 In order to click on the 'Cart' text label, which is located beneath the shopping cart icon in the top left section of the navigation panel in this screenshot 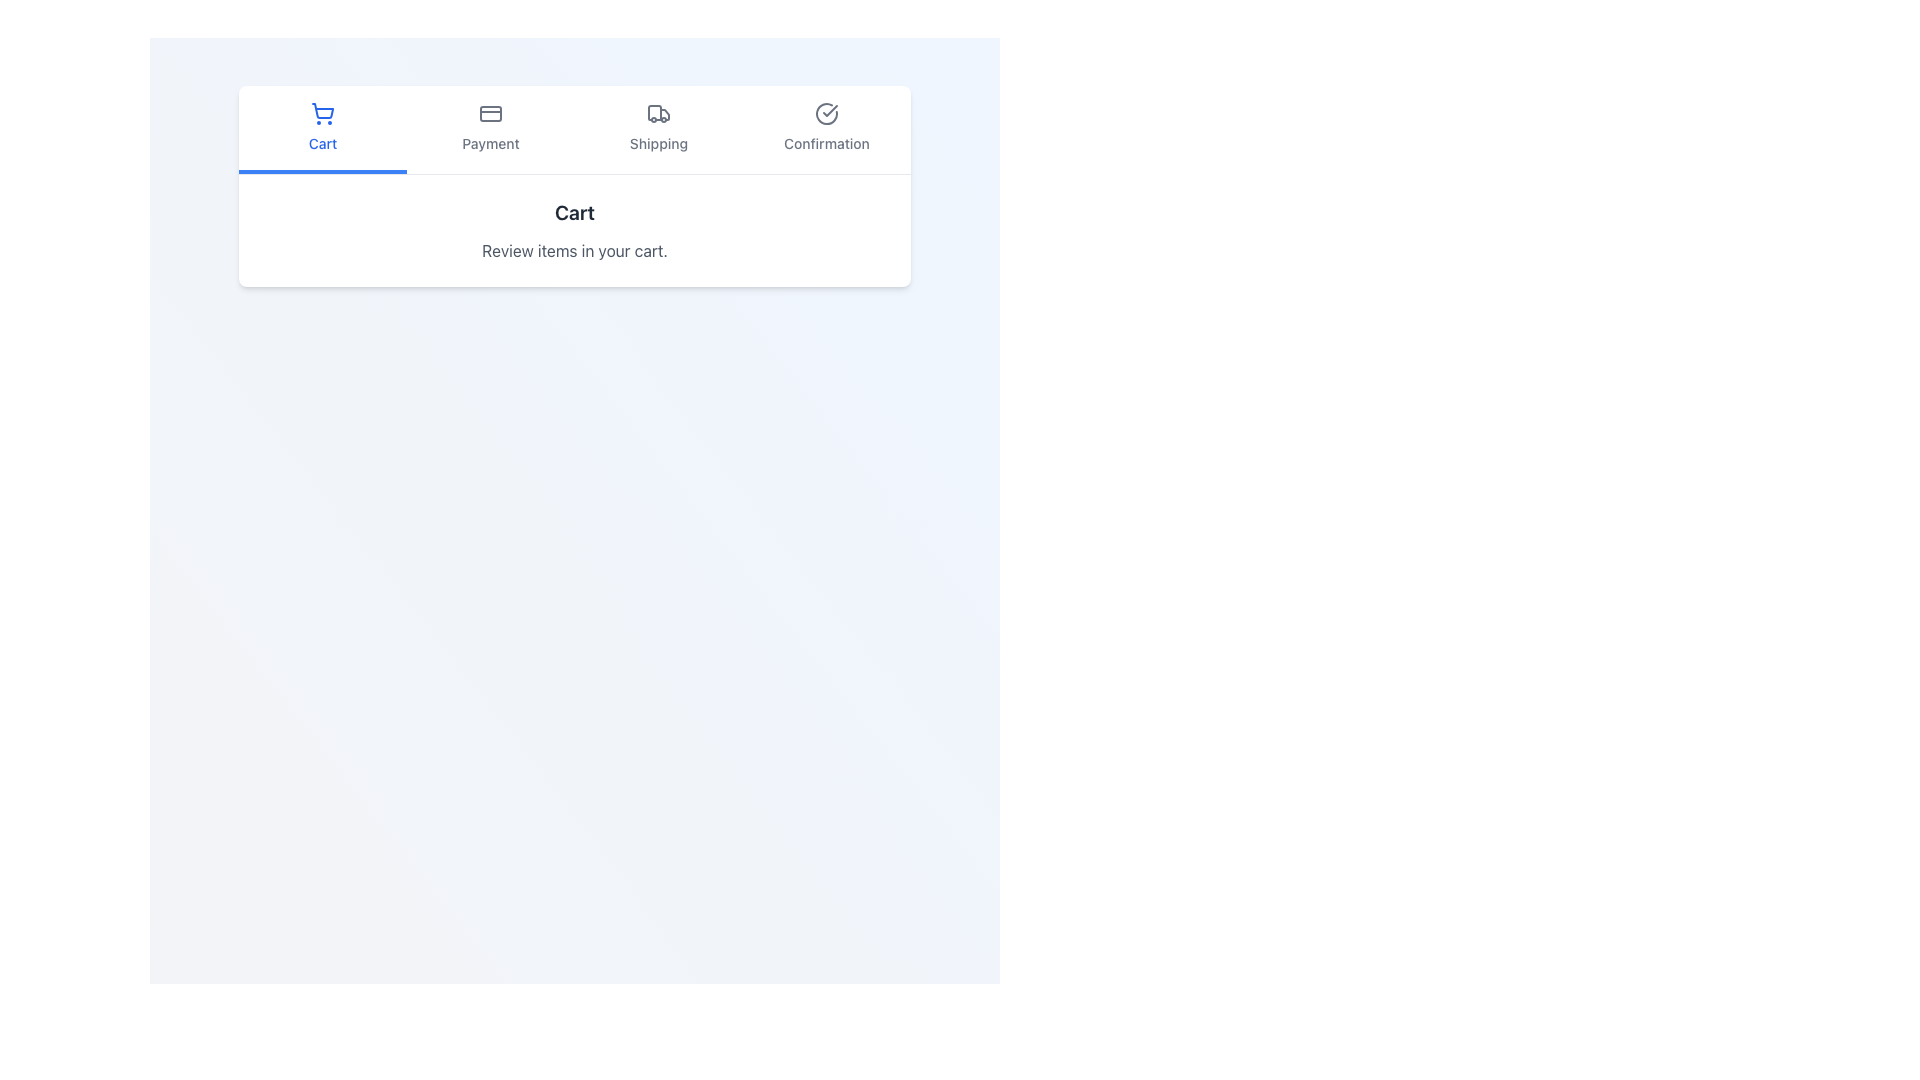, I will do `click(322, 142)`.